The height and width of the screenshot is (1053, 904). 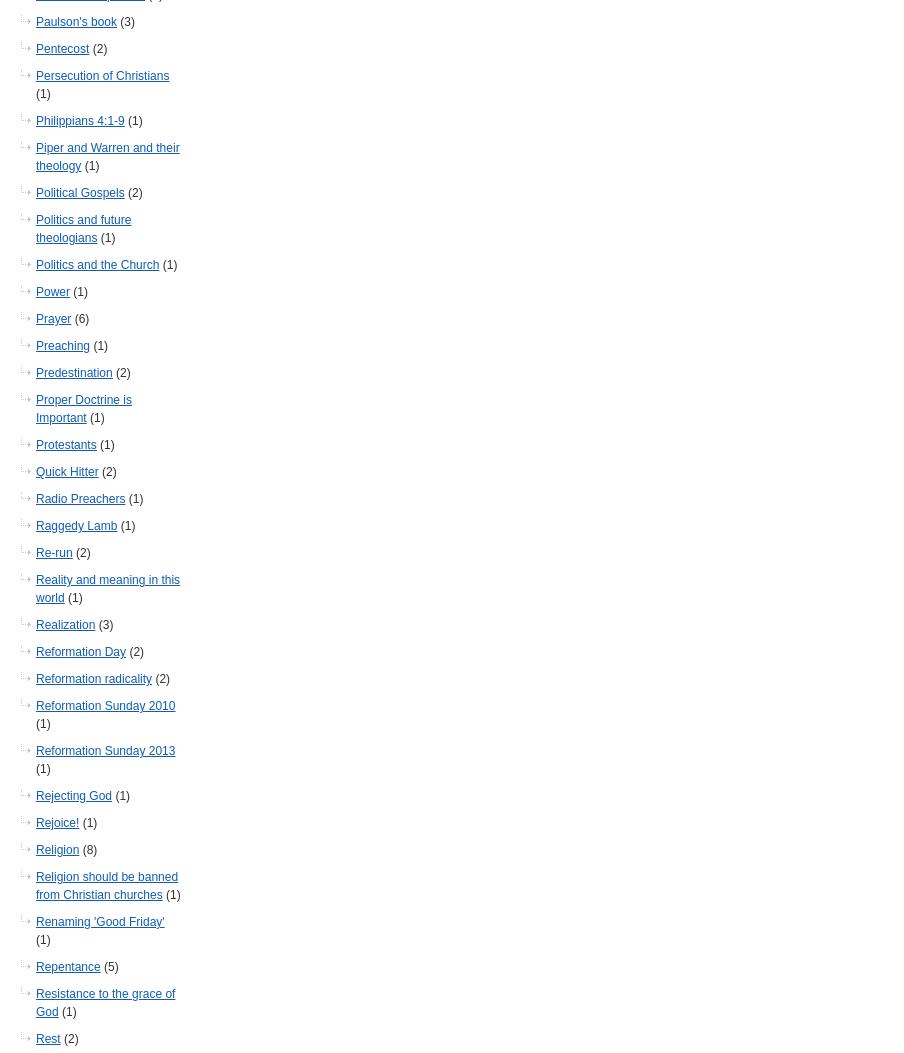 What do you see at coordinates (94, 678) in the screenshot?
I see `'Reformation radicality'` at bounding box center [94, 678].